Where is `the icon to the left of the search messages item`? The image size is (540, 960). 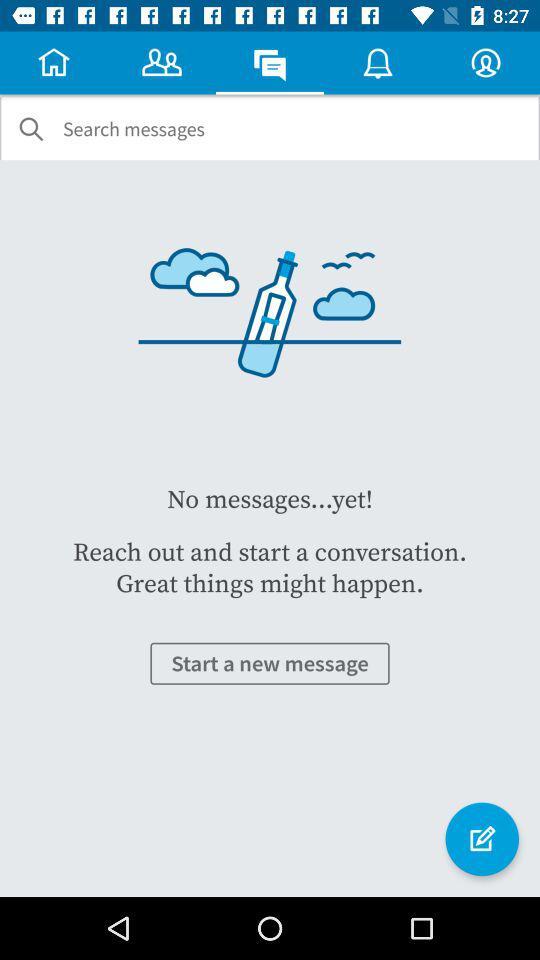 the icon to the left of the search messages item is located at coordinates (30, 128).